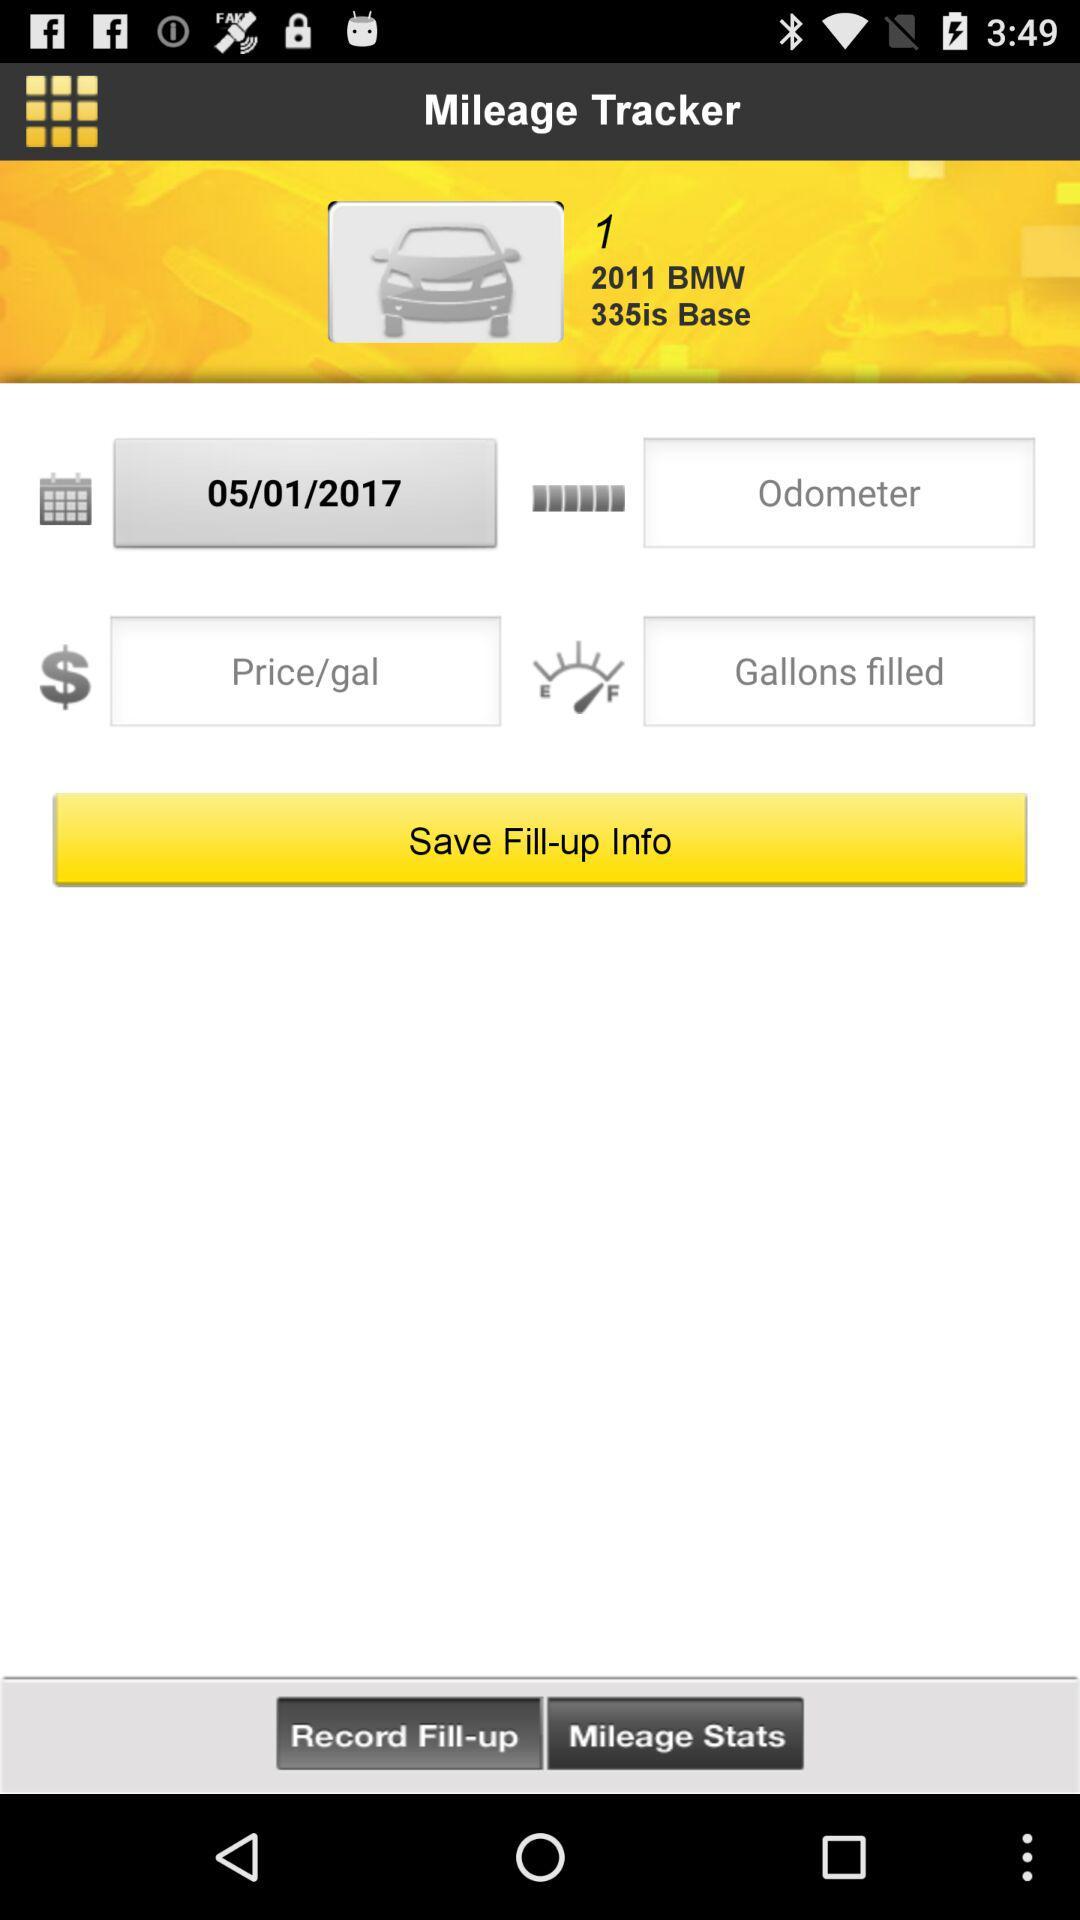  I want to click on the save fill up, so click(540, 840).